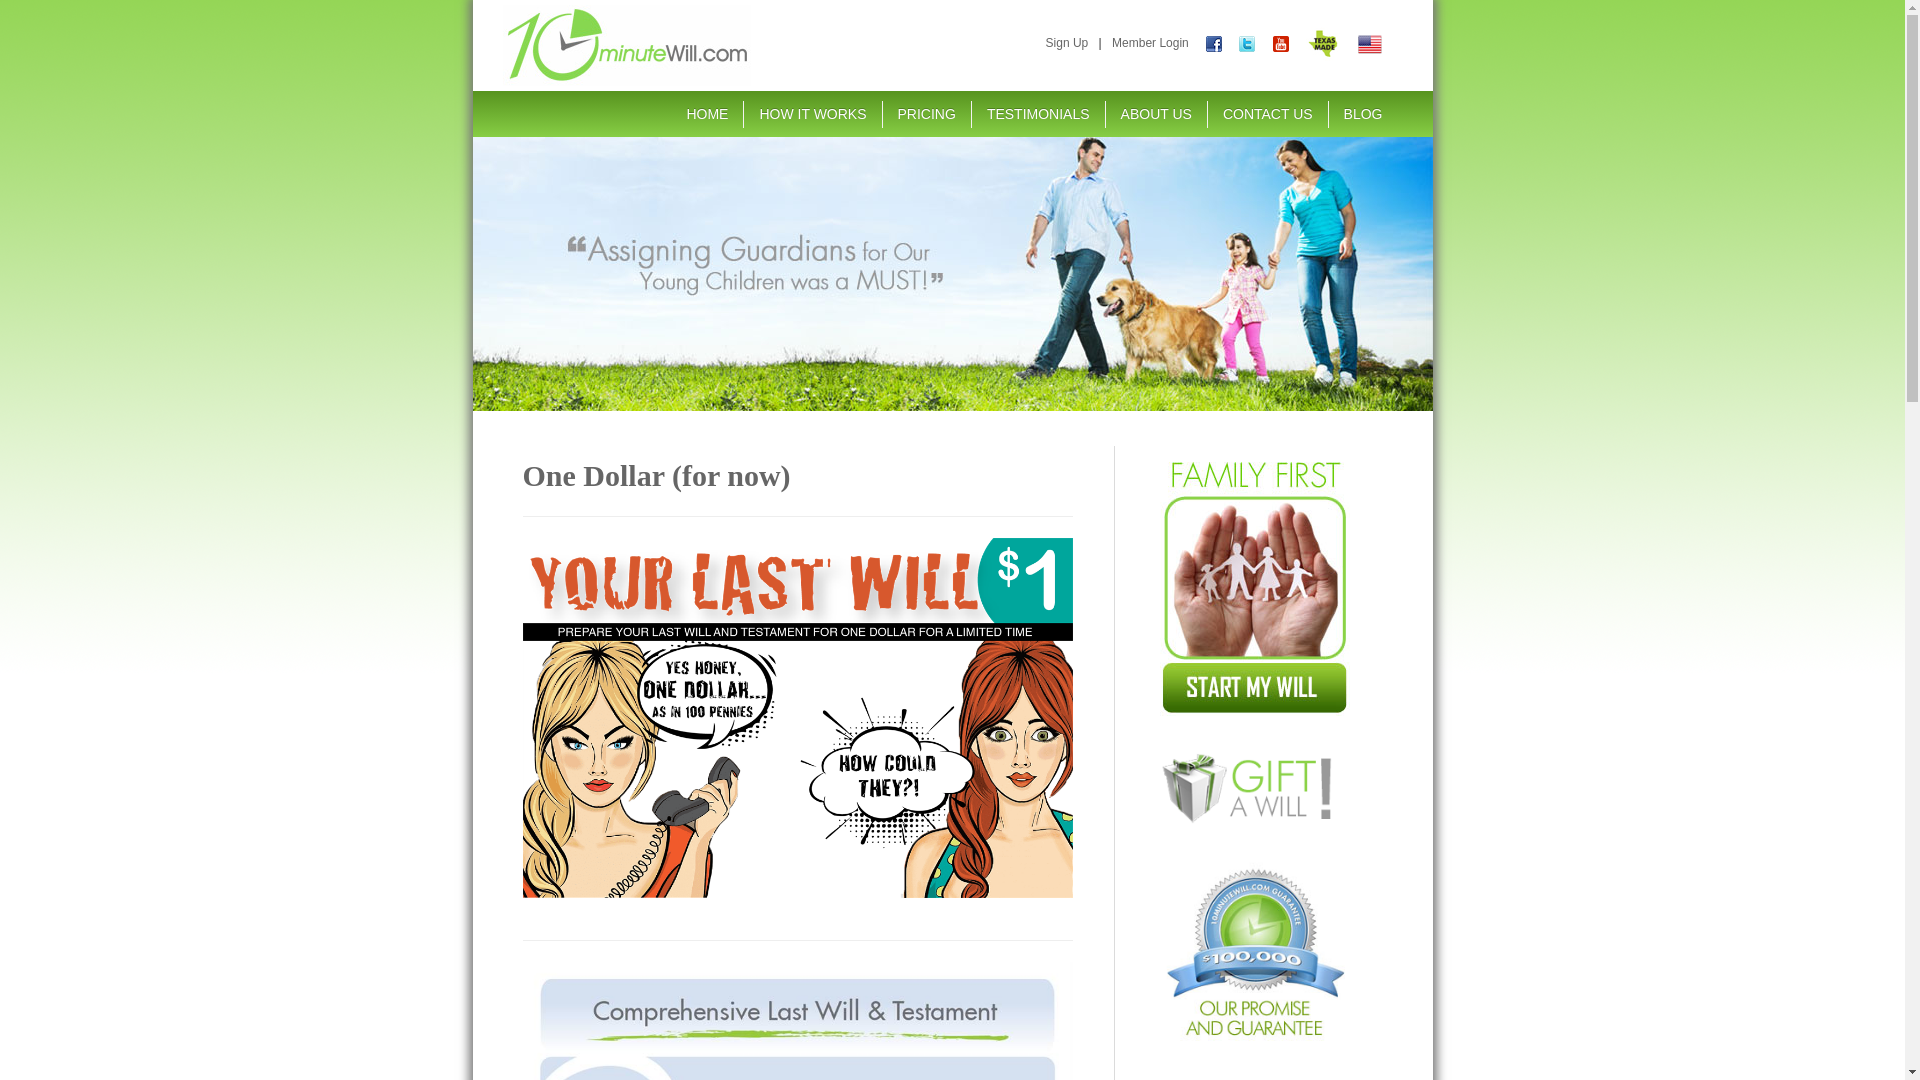 This screenshot has height=1080, width=1920. What do you see at coordinates (1362, 114) in the screenshot?
I see `'BLOG'` at bounding box center [1362, 114].